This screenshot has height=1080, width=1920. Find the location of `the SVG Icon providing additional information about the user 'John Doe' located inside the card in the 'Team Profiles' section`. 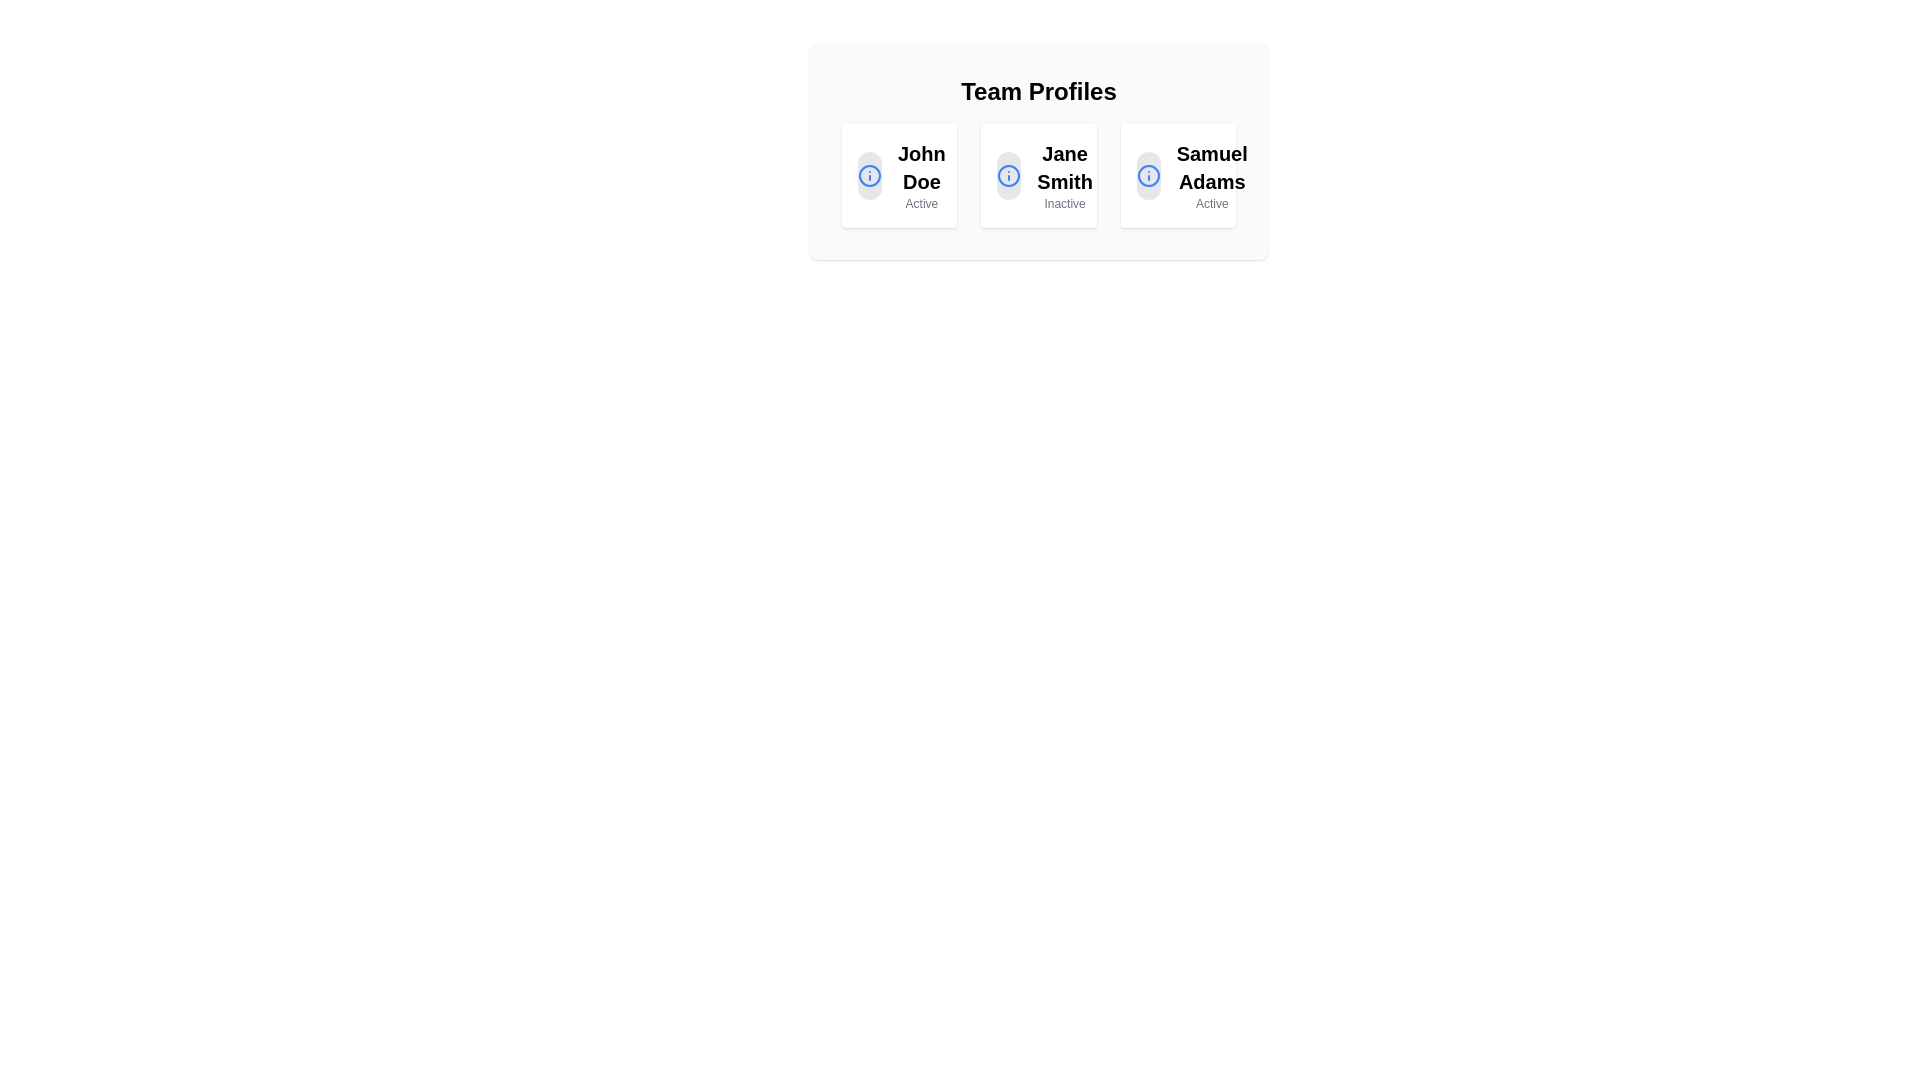

the SVG Icon providing additional information about the user 'John Doe' located inside the card in the 'Team Profiles' section is located at coordinates (869, 175).